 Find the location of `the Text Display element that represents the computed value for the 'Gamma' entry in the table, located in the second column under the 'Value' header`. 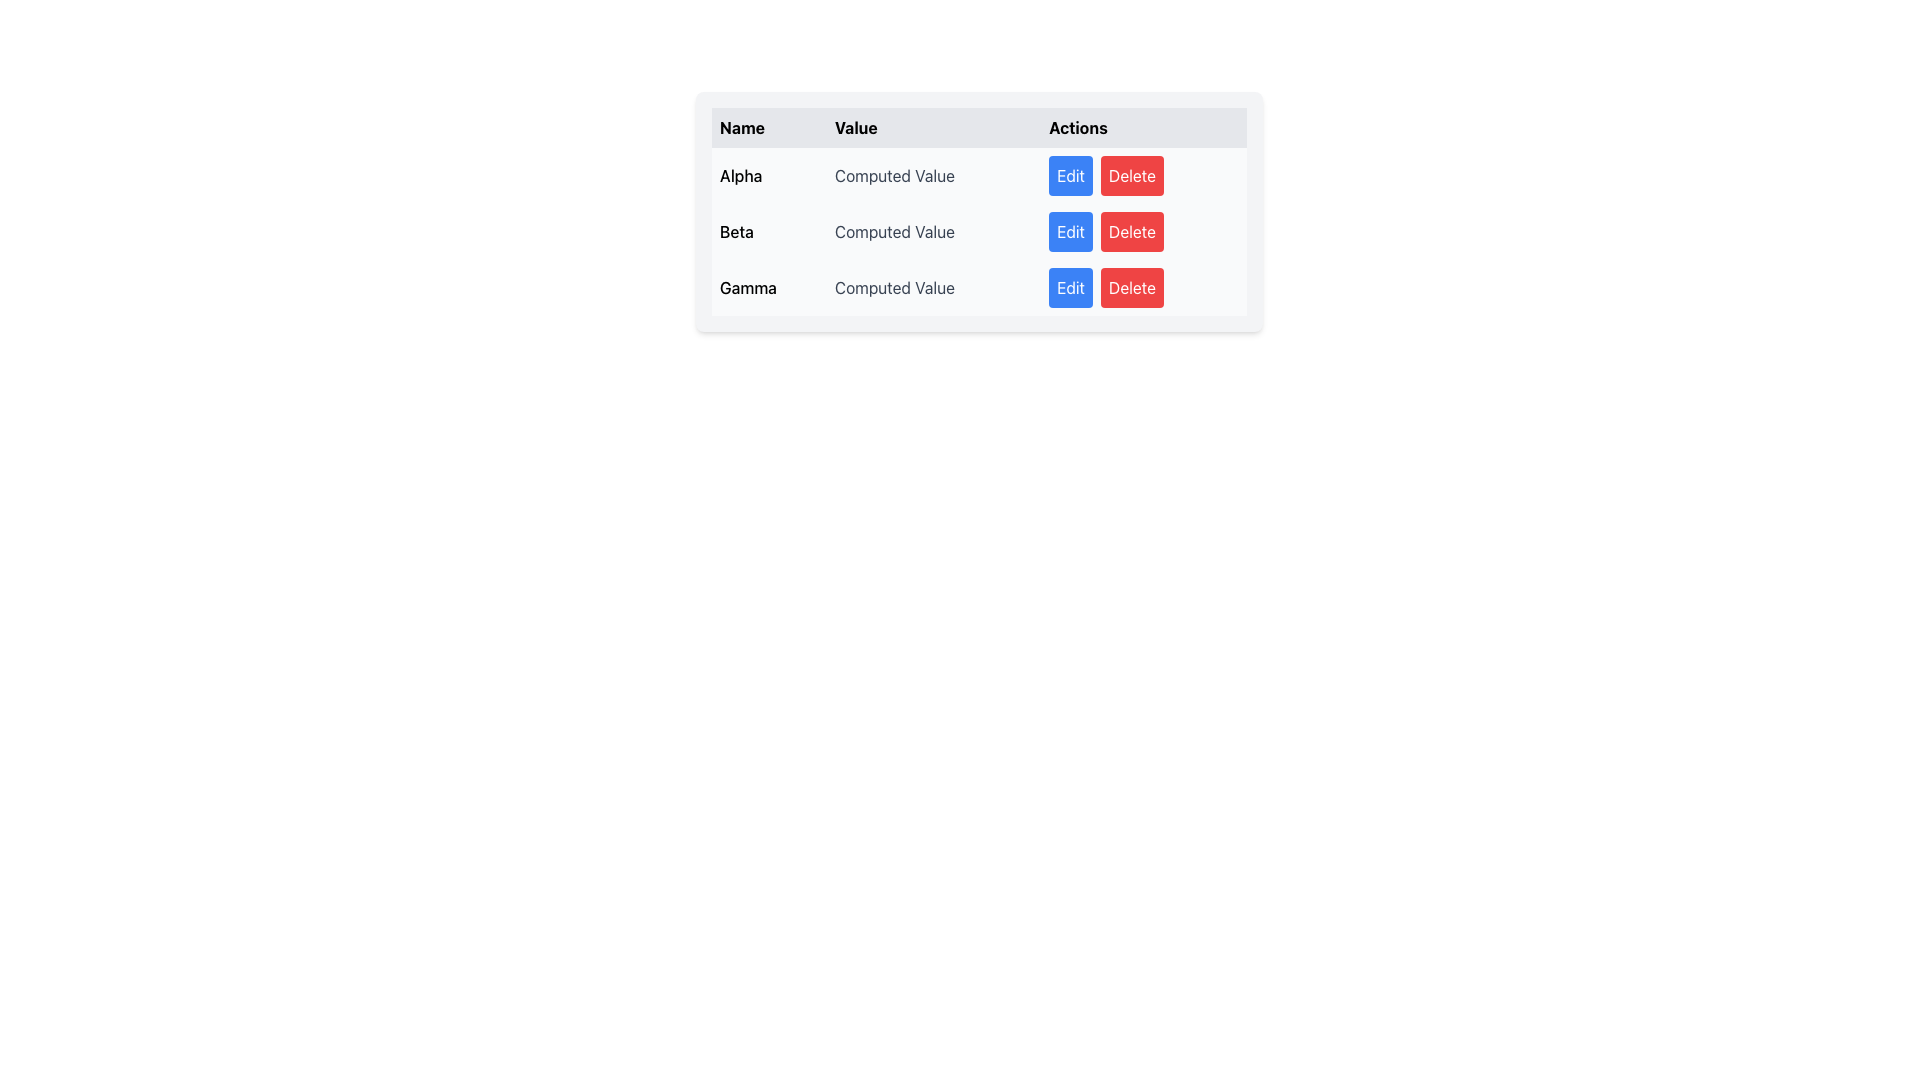

the Text Display element that represents the computed value for the 'Gamma' entry in the table, located in the second column under the 'Value' header is located at coordinates (933, 288).